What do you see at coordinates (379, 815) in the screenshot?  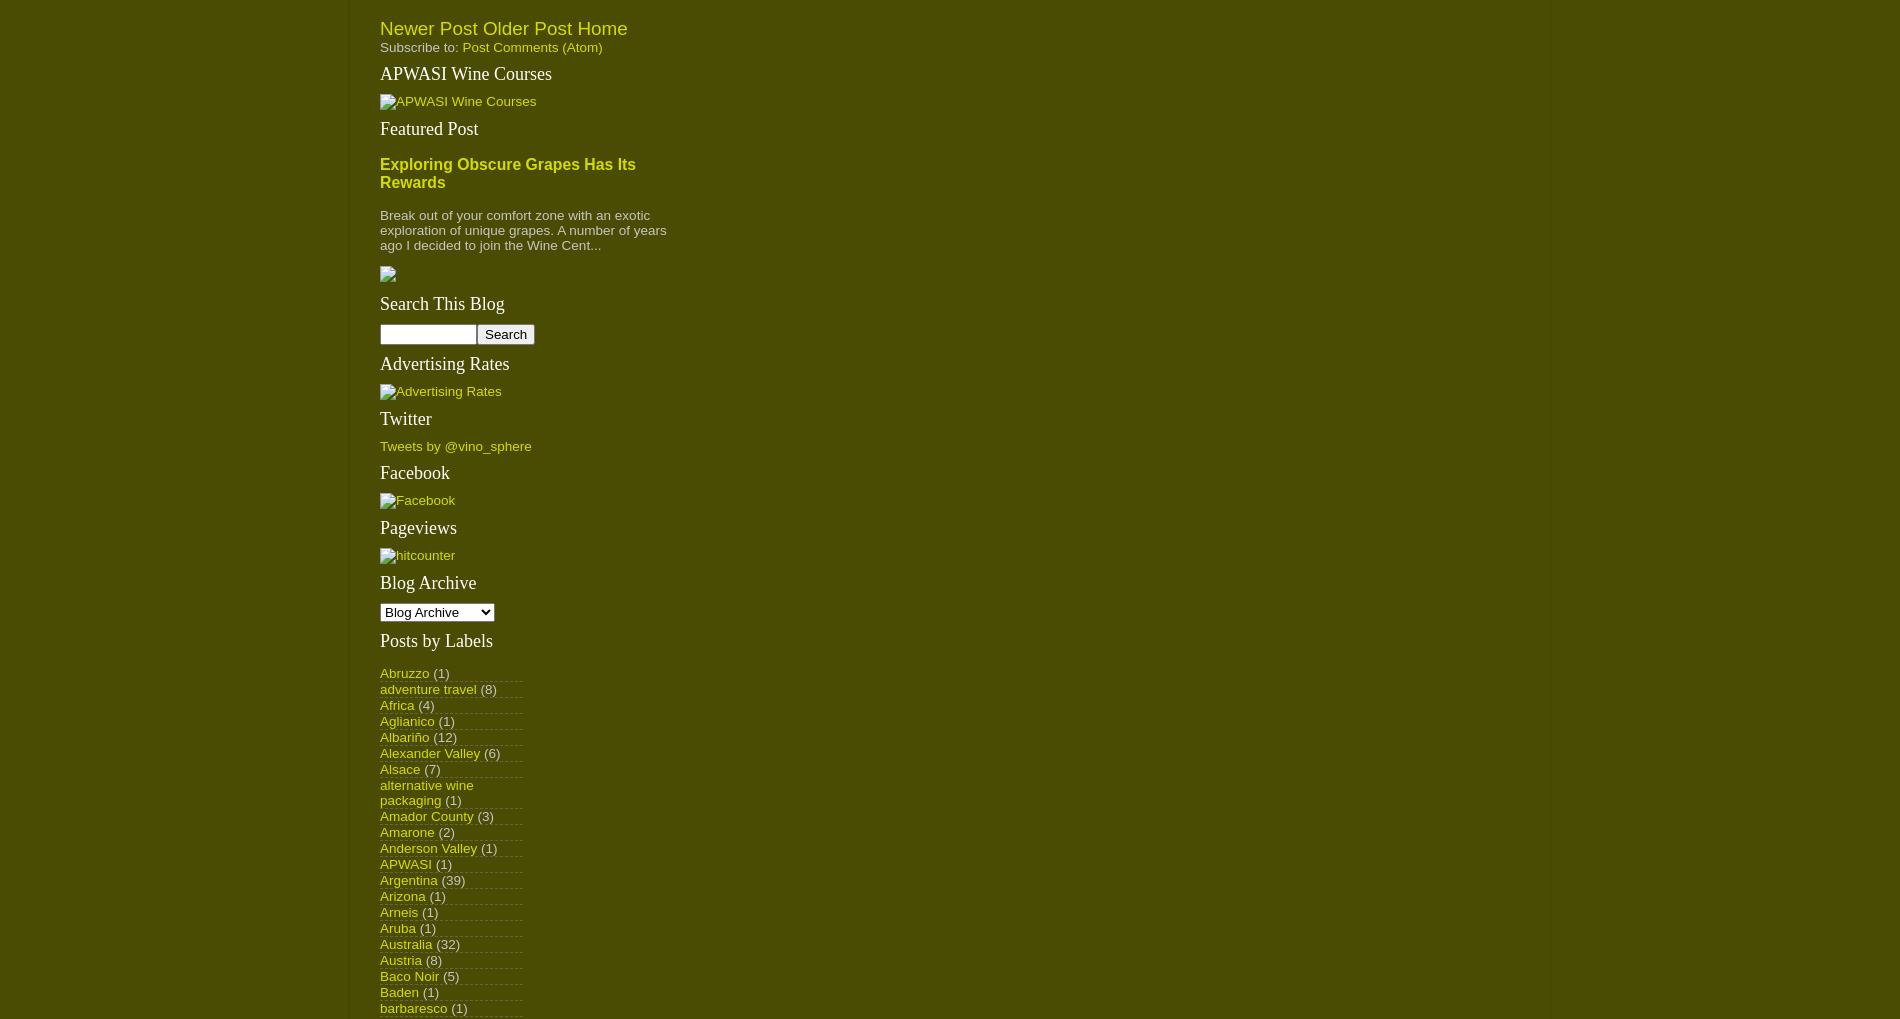 I see `'Amador County'` at bounding box center [379, 815].